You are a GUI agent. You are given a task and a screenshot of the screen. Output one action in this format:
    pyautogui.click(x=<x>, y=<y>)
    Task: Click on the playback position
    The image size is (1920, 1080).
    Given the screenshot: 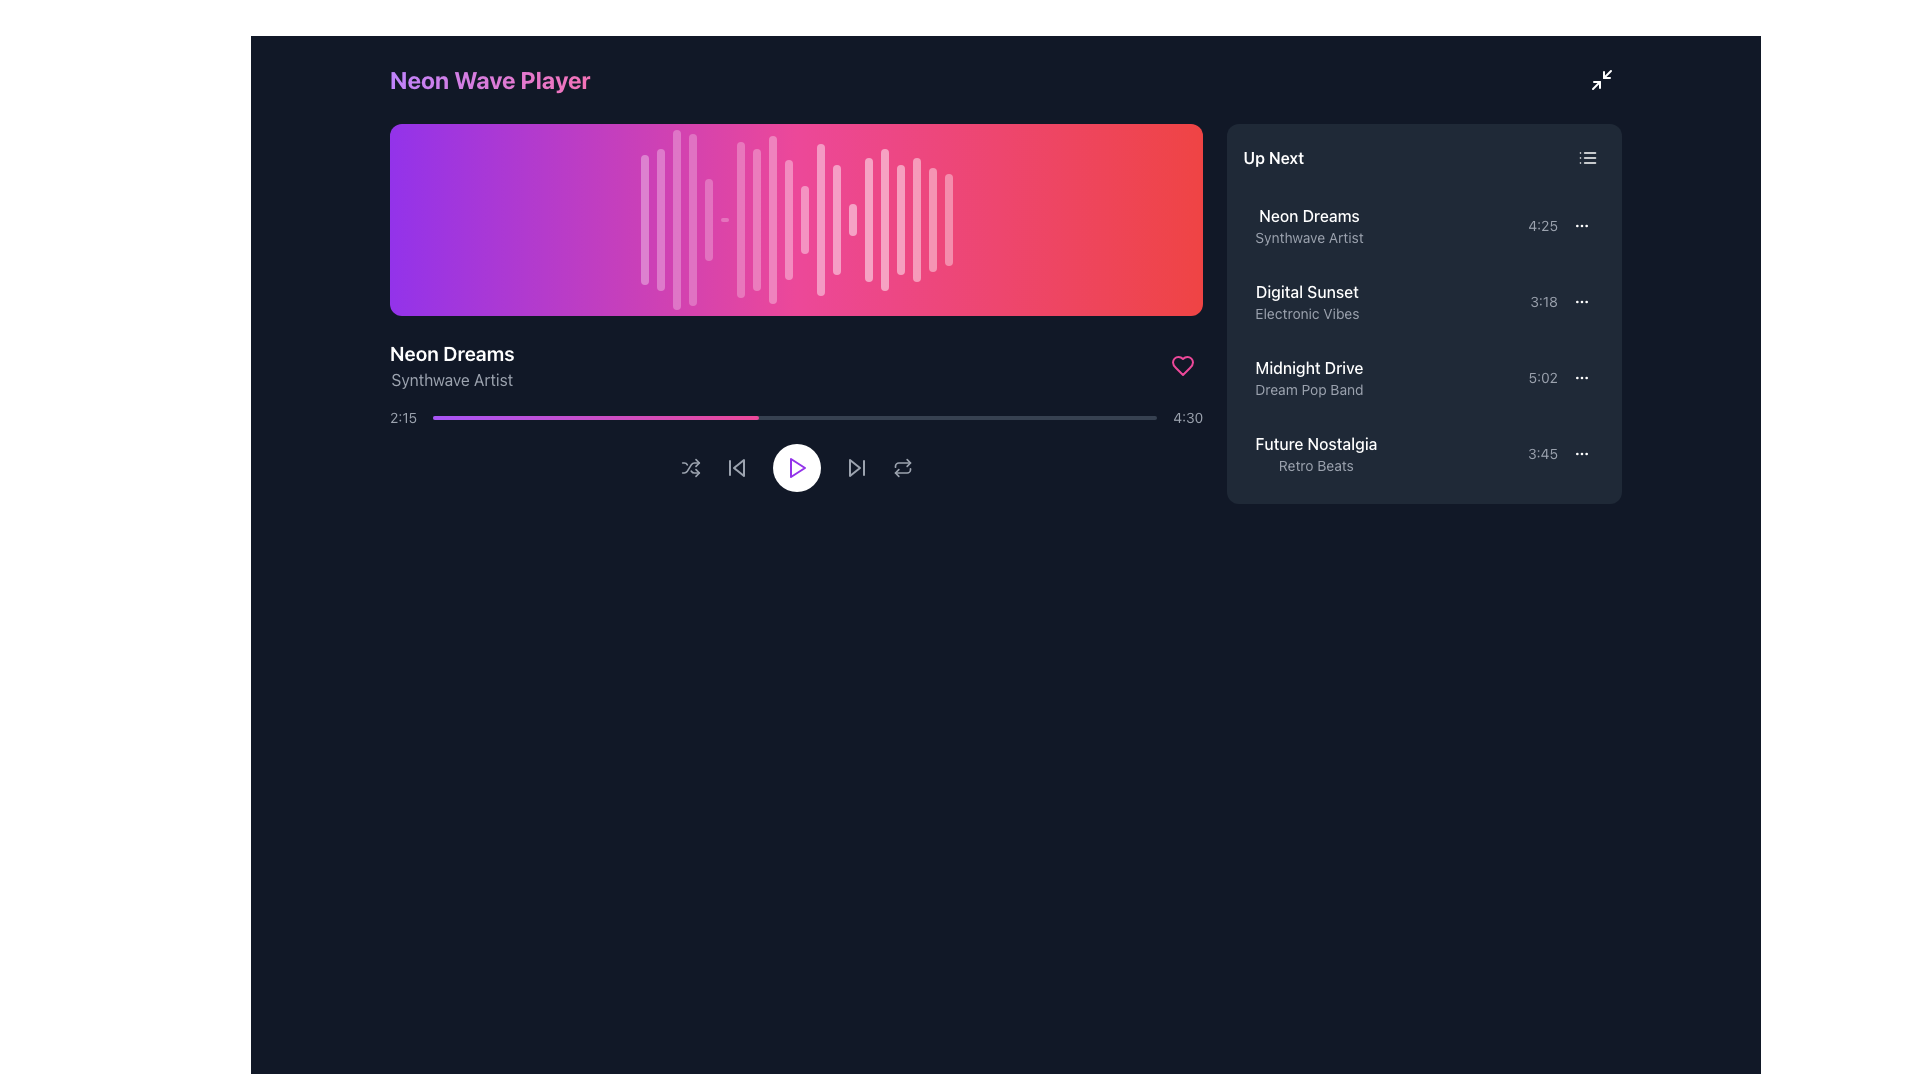 What is the action you would take?
    pyautogui.click(x=520, y=416)
    